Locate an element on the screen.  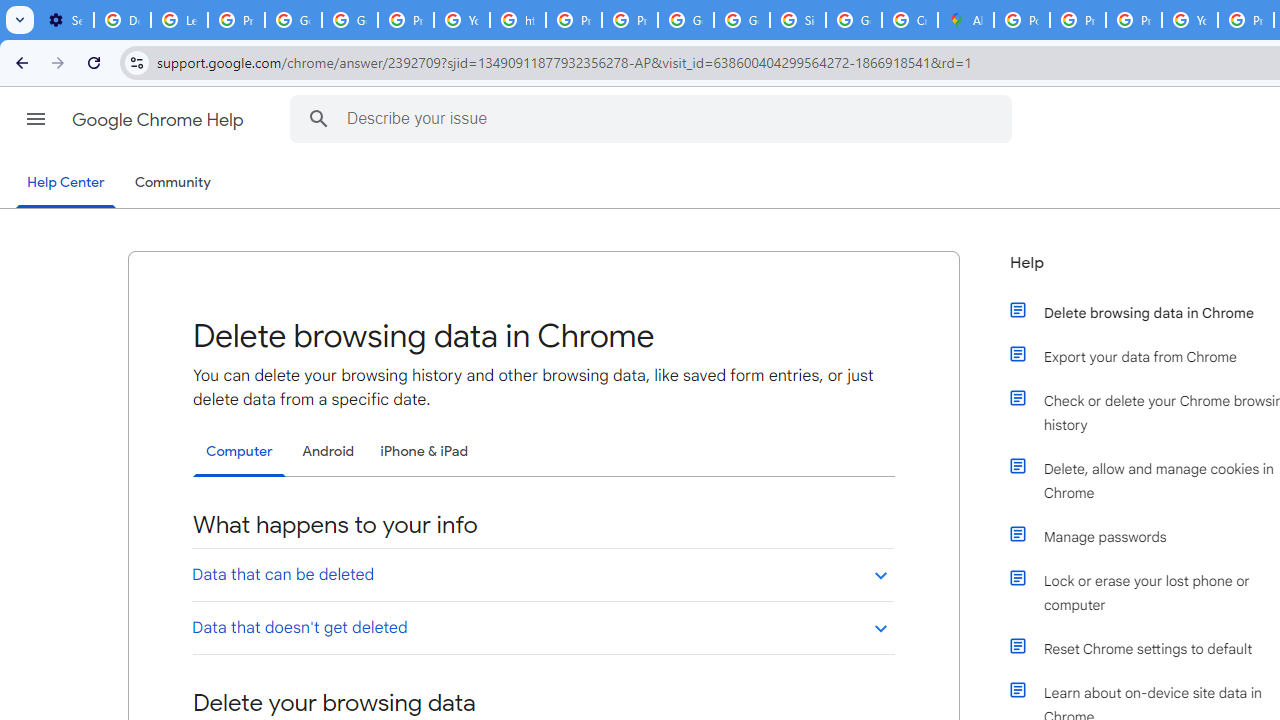
'Community' is located at coordinates (172, 183).